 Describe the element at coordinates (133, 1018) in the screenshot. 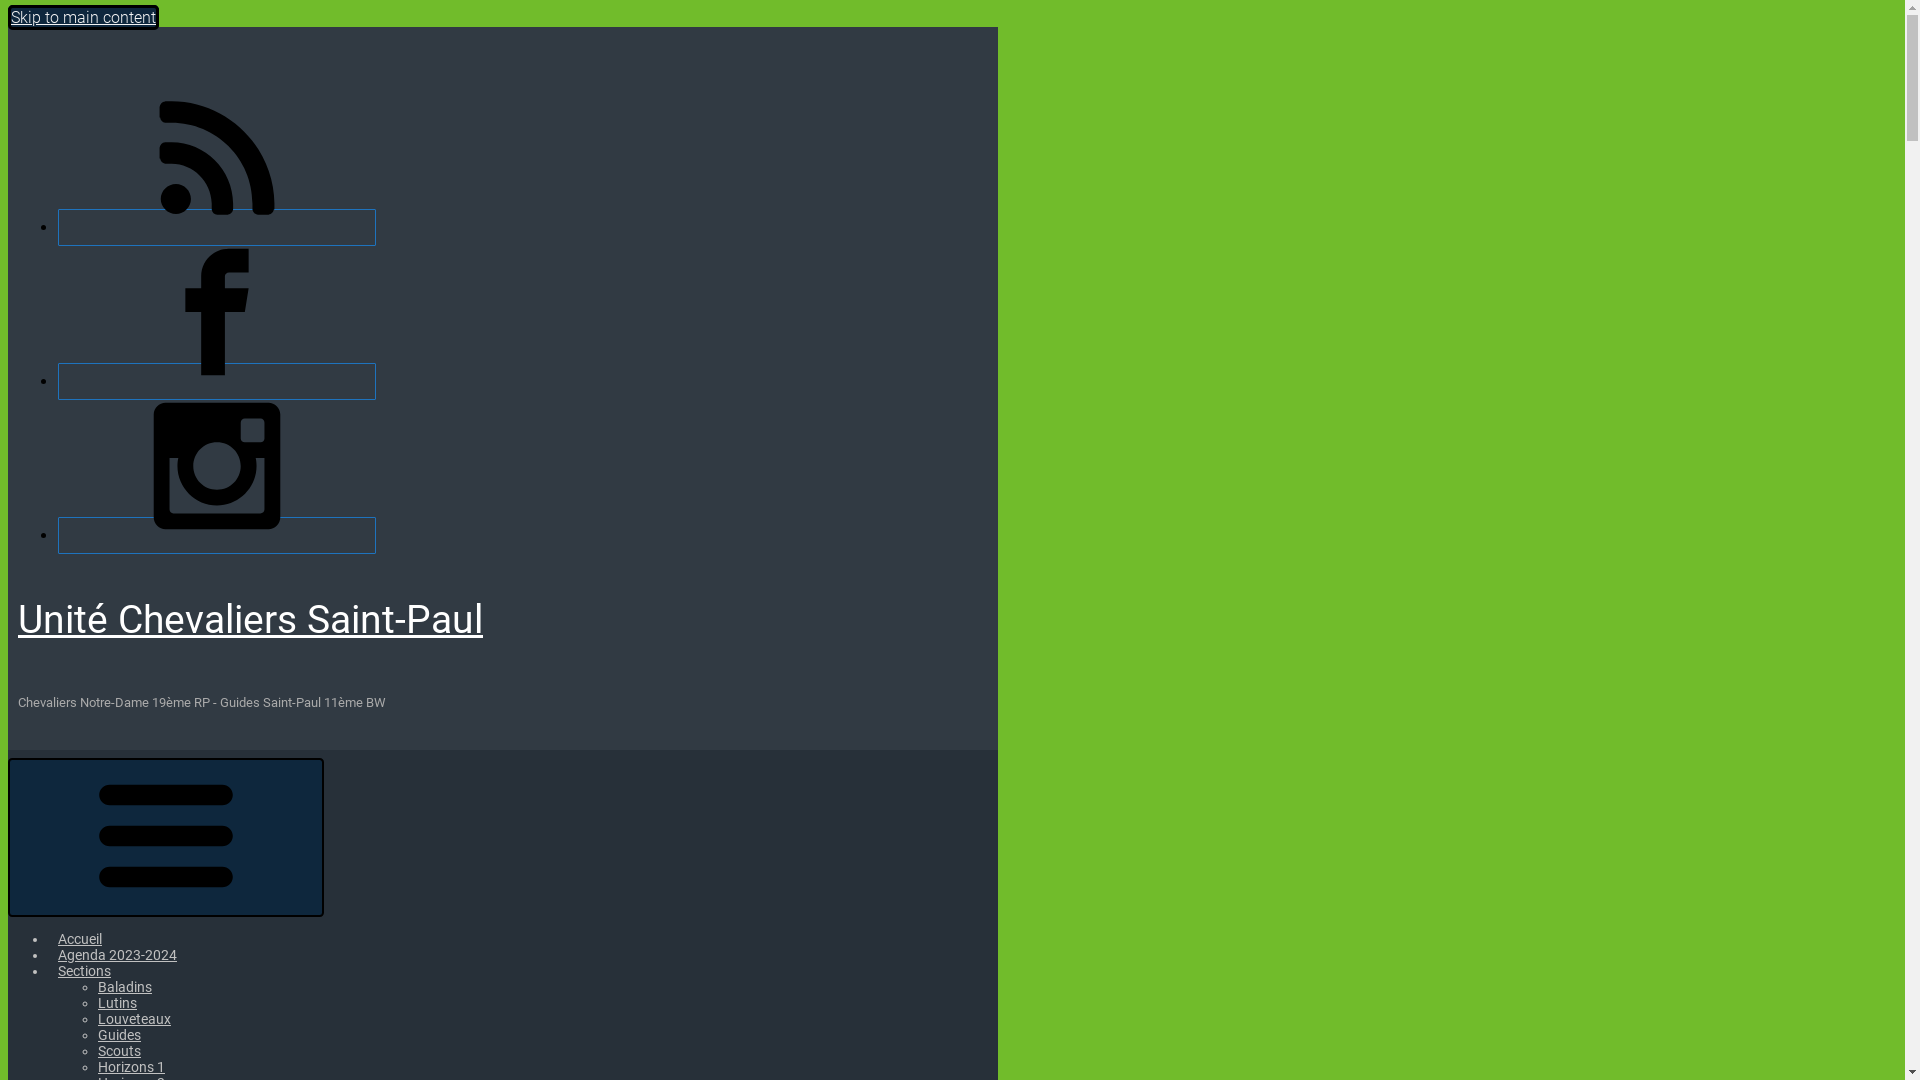

I see `'Louveteaux'` at that location.